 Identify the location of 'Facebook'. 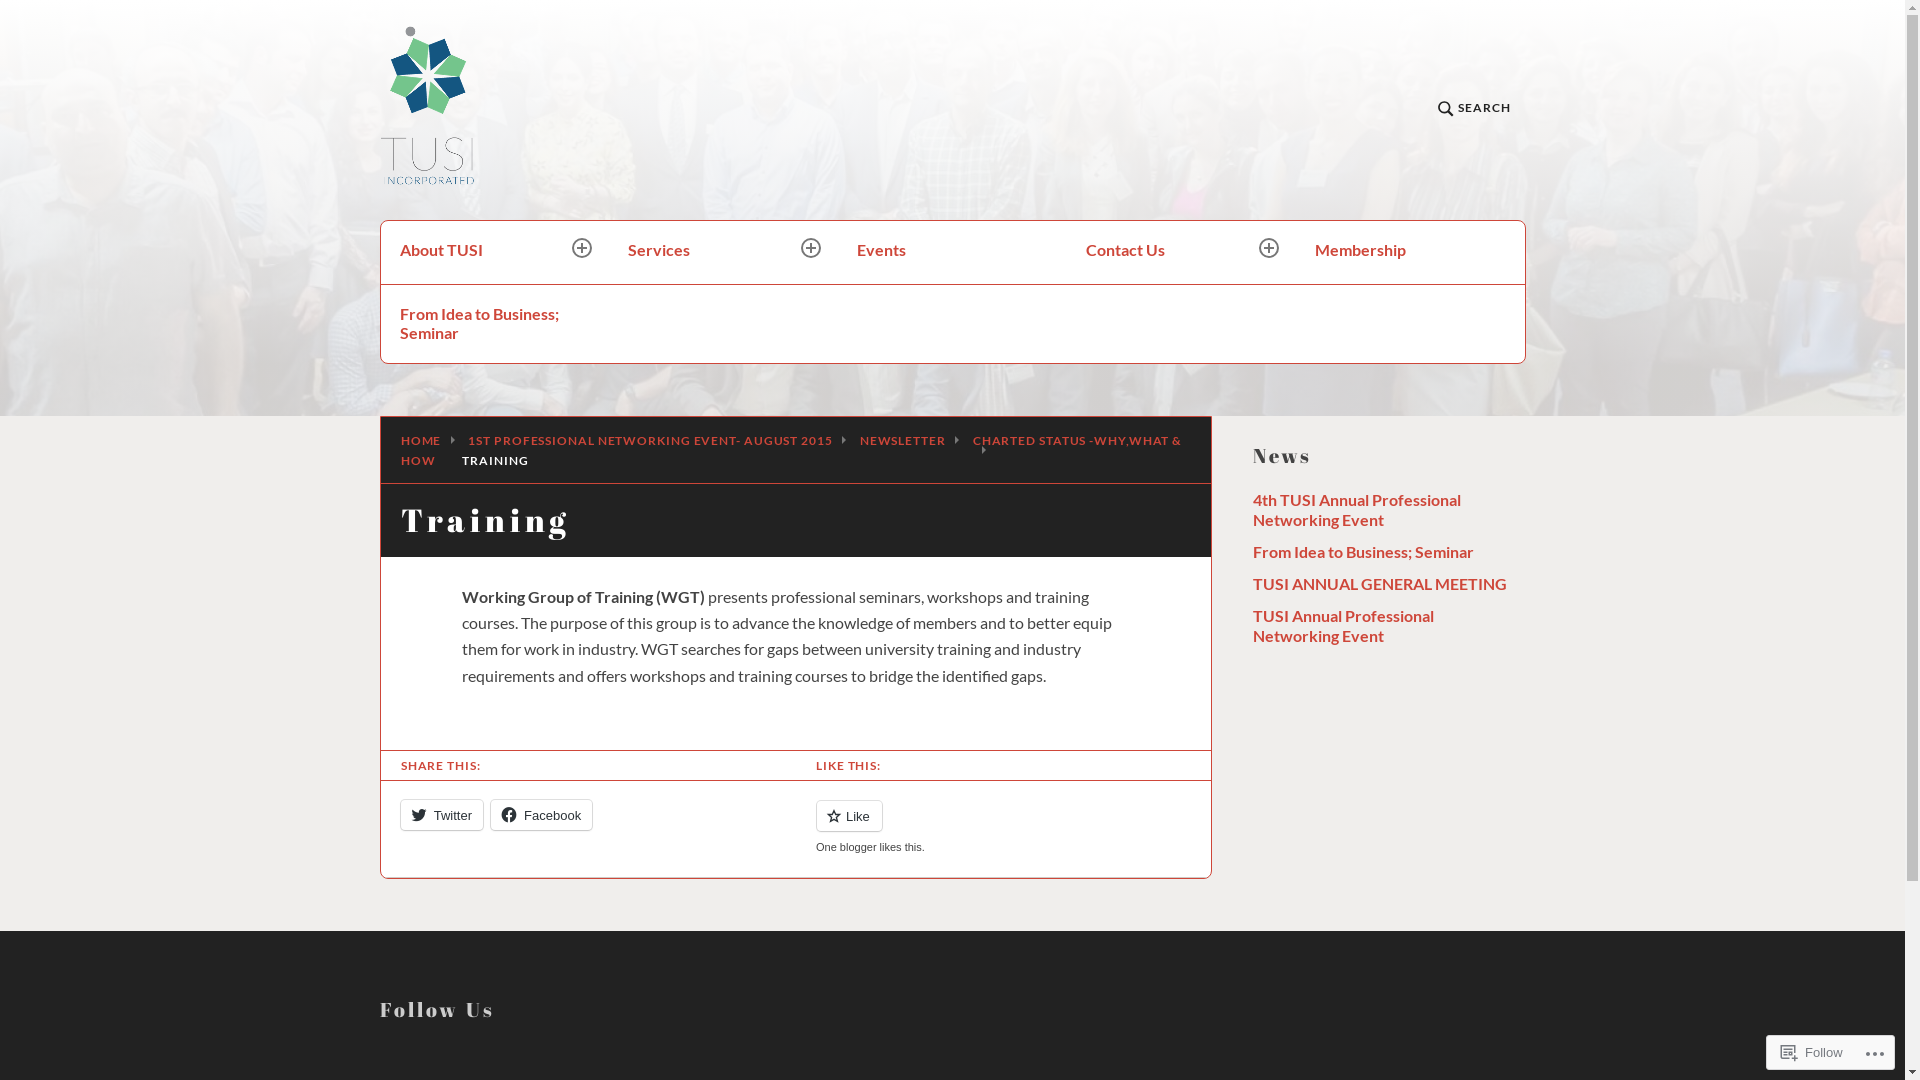
(541, 814).